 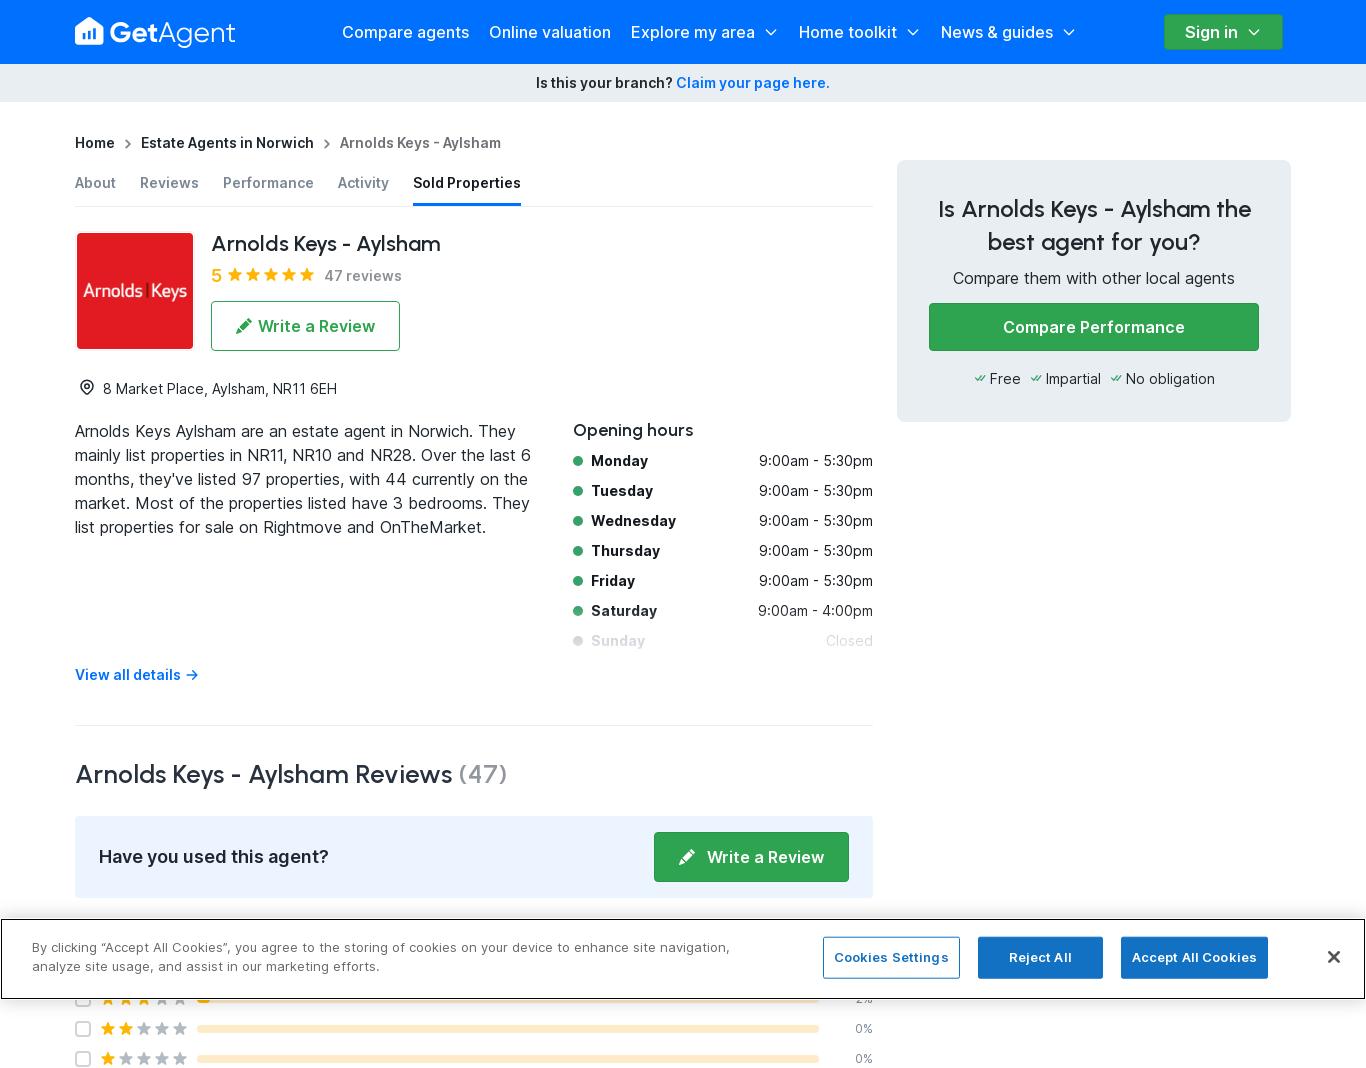 I want to click on 'About', so click(x=95, y=182).